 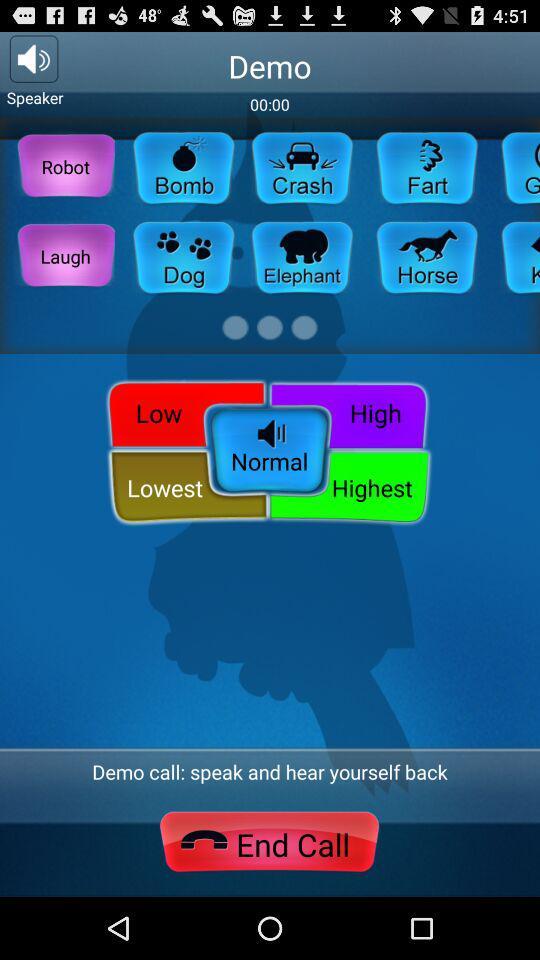 What do you see at coordinates (65, 165) in the screenshot?
I see `robot button` at bounding box center [65, 165].